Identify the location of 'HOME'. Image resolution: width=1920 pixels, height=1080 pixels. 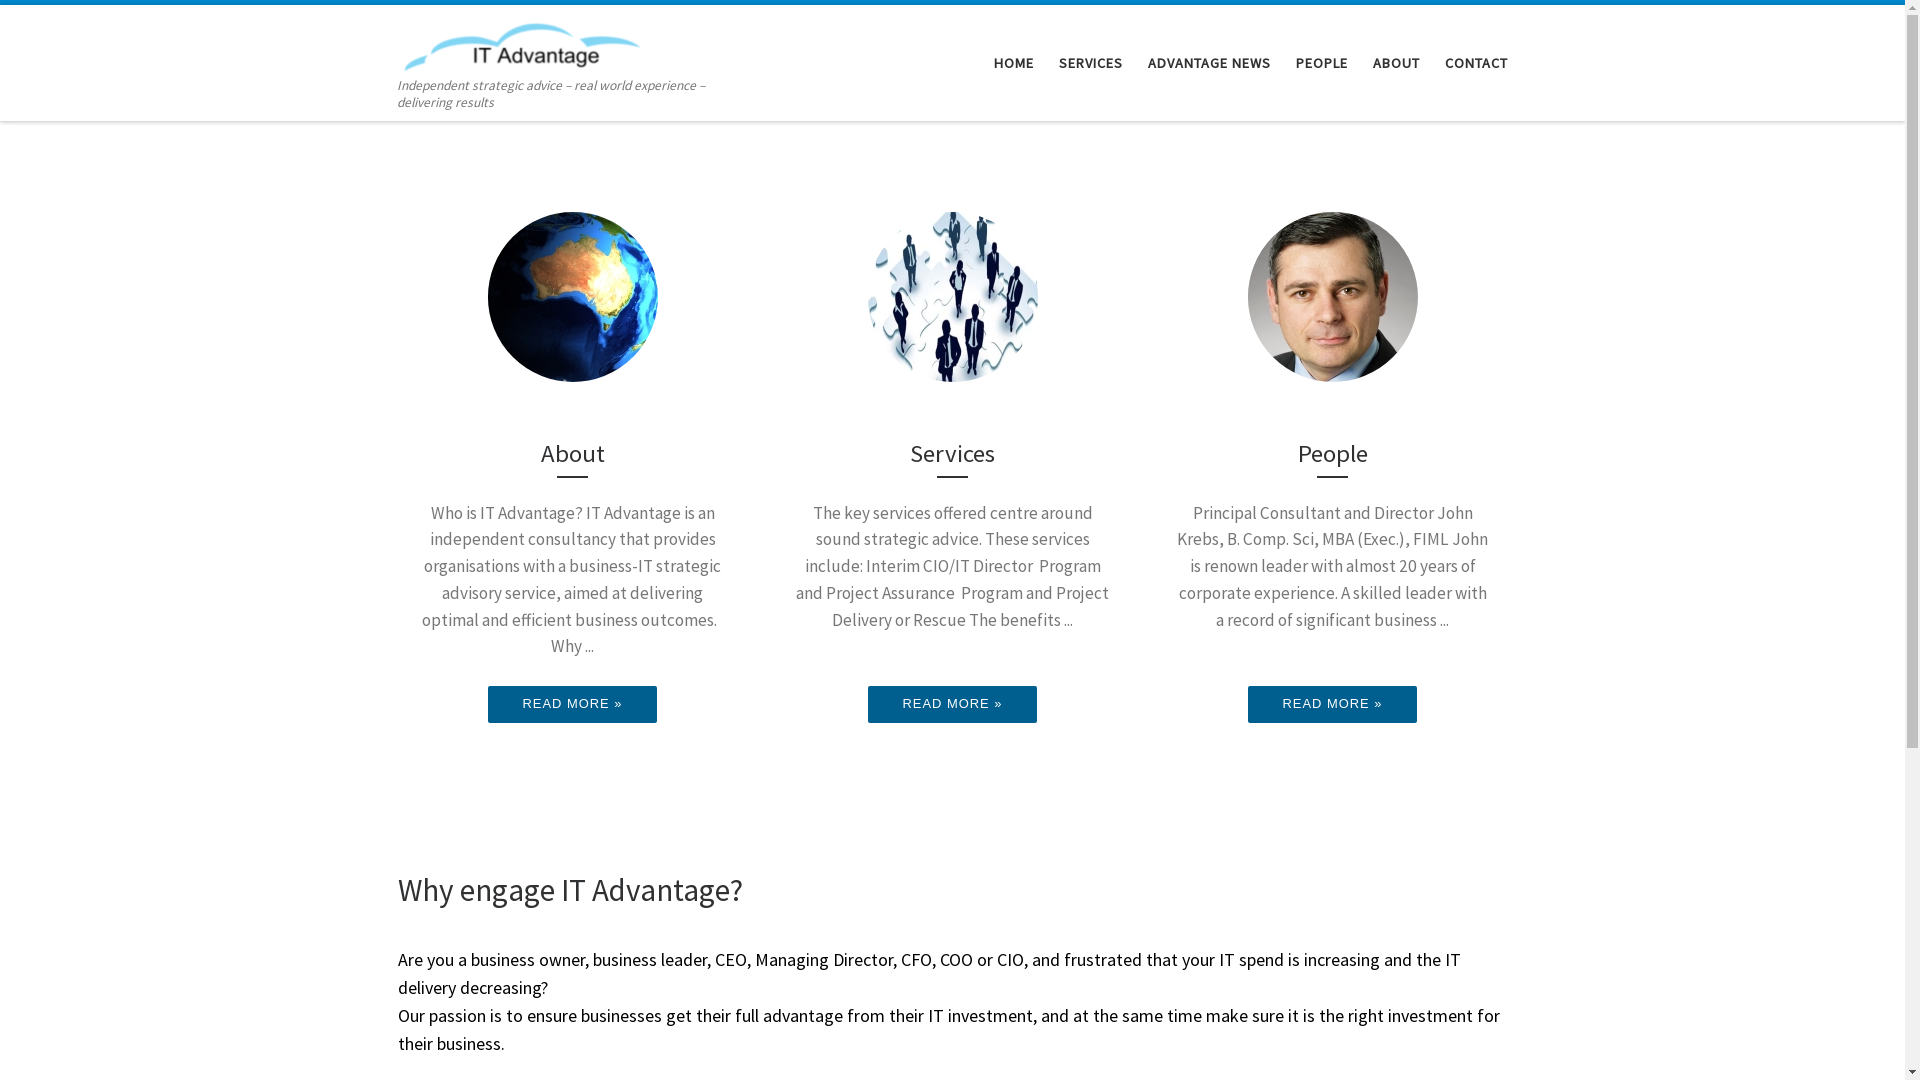
(1013, 61).